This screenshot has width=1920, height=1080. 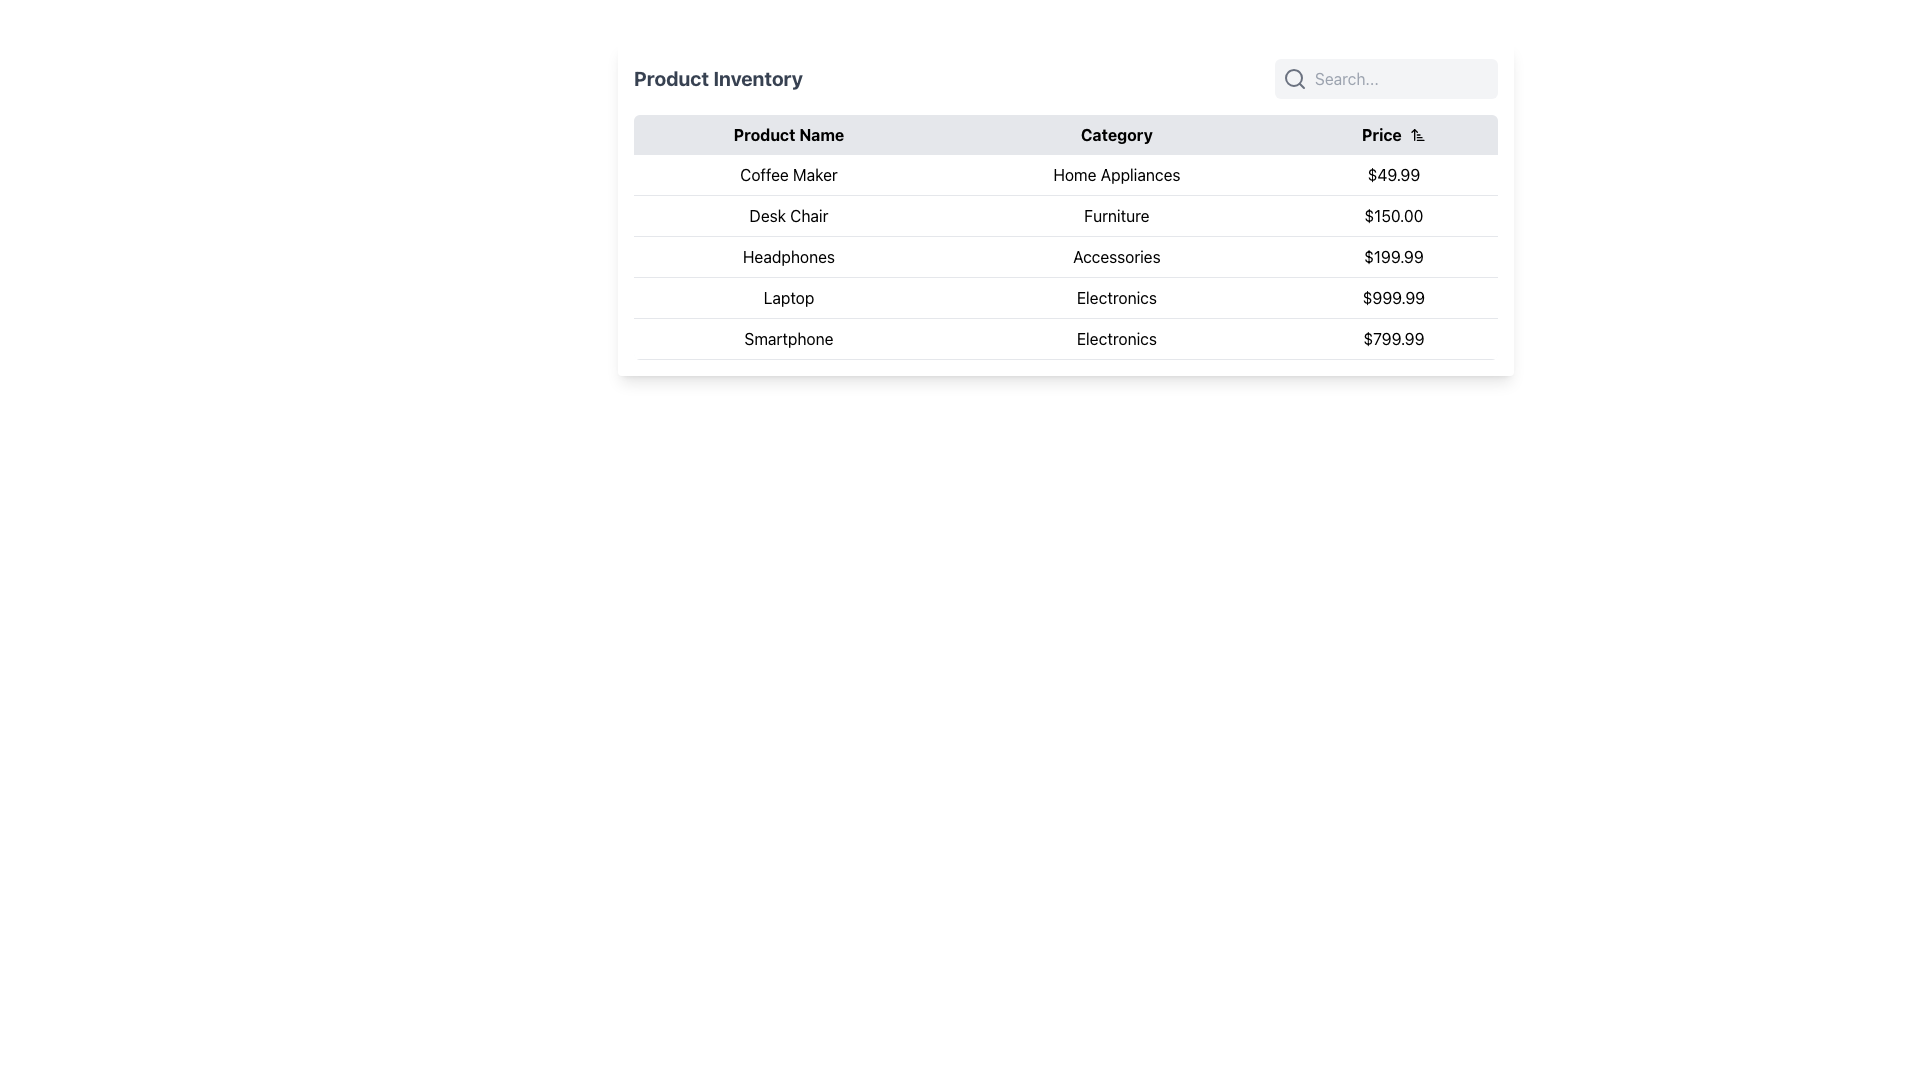 What do you see at coordinates (1392, 216) in the screenshot?
I see `the text label displaying the price '$150.00' for the product 'Desk Chair', located in the third column under the 'Price' heading` at bounding box center [1392, 216].